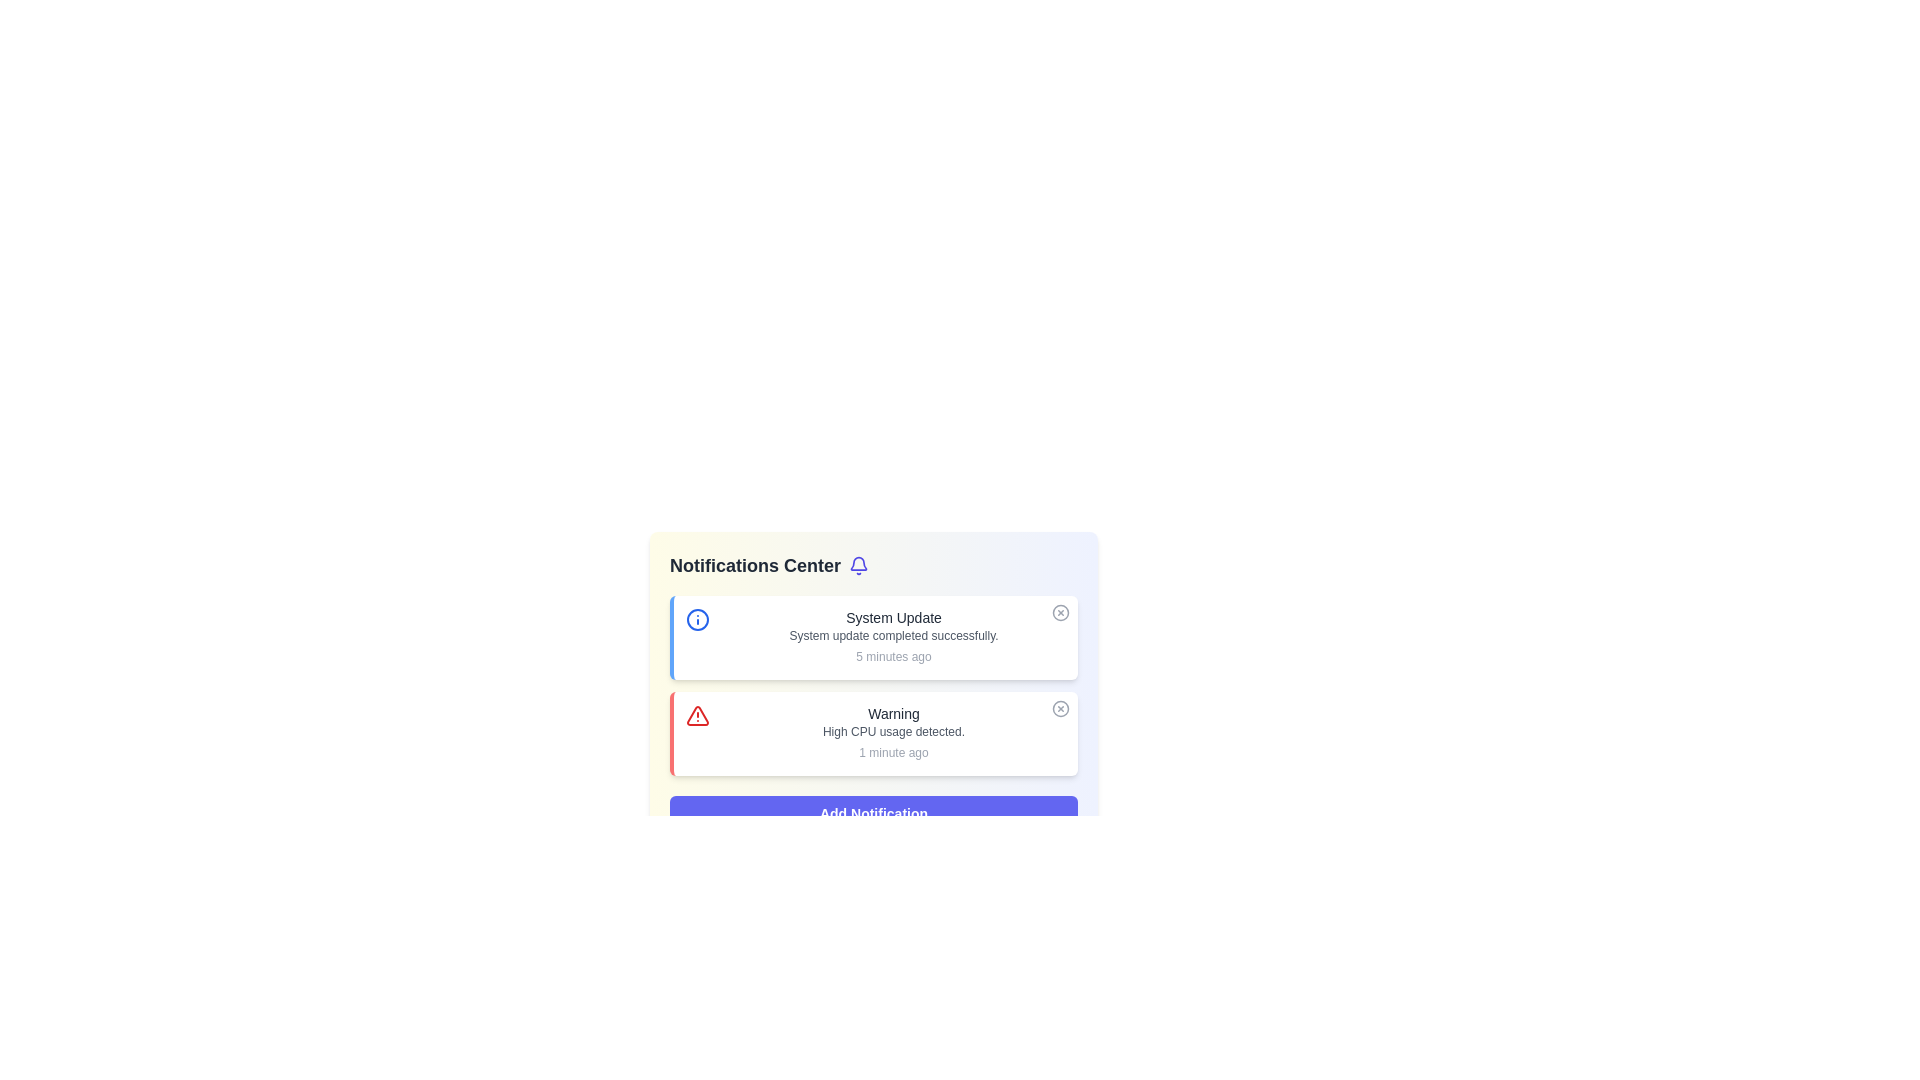  What do you see at coordinates (1059, 708) in the screenshot?
I see `the dismiss button represented by a circular icon with a cross in the top-right corner of the 'High CPU usage detected.' notification` at bounding box center [1059, 708].